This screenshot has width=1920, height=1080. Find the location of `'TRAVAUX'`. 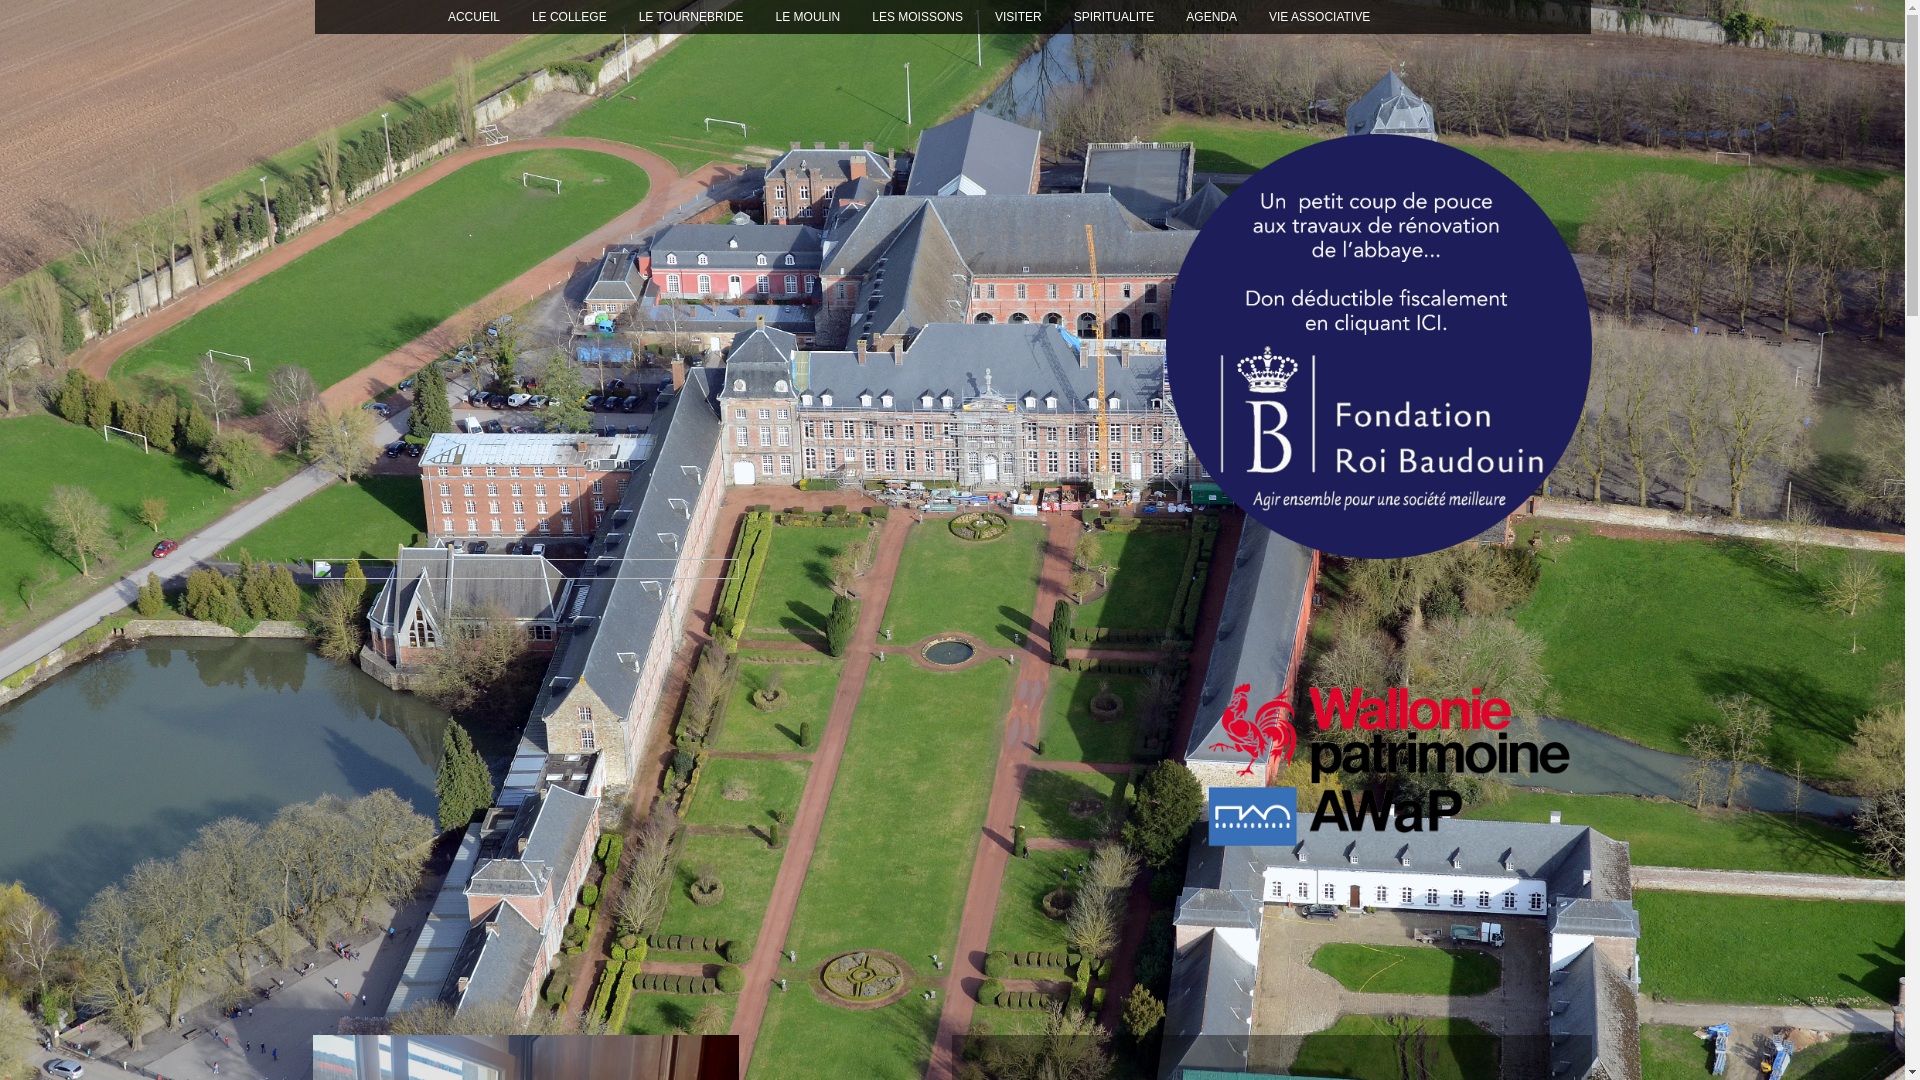

'TRAVAUX' is located at coordinates (1385, 16).